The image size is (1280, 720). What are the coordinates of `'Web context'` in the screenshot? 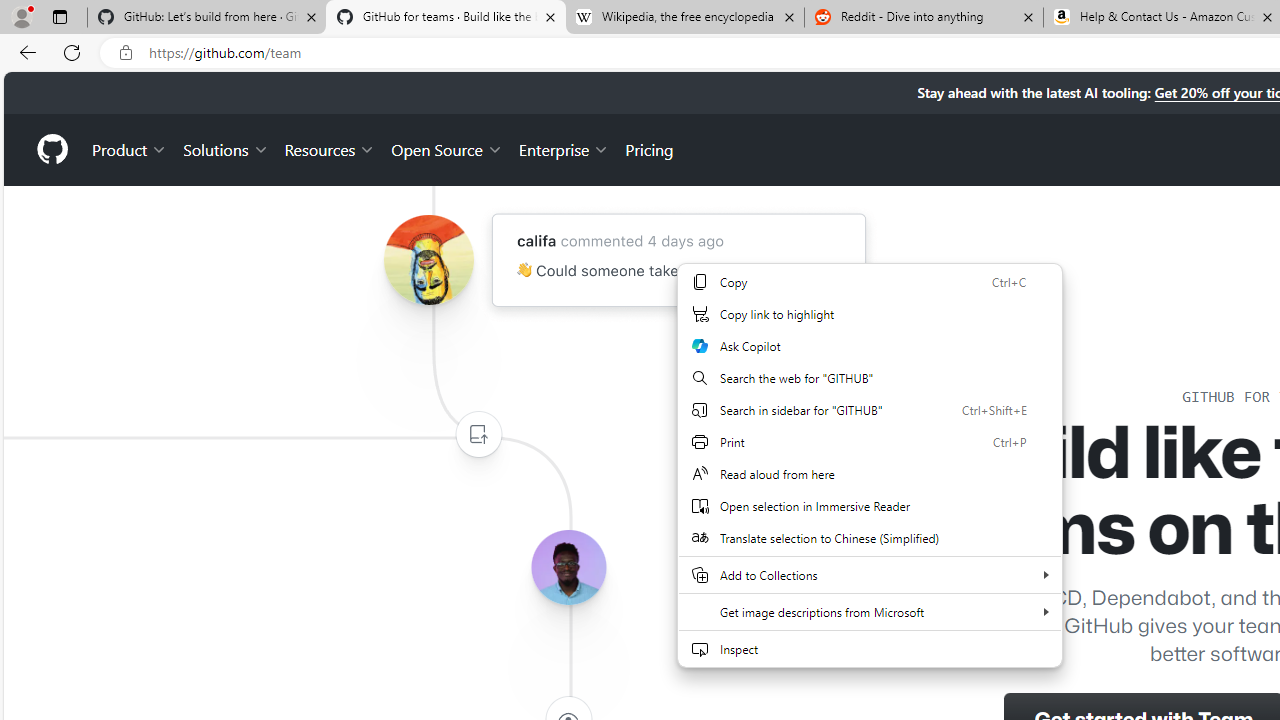 It's located at (870, 465).